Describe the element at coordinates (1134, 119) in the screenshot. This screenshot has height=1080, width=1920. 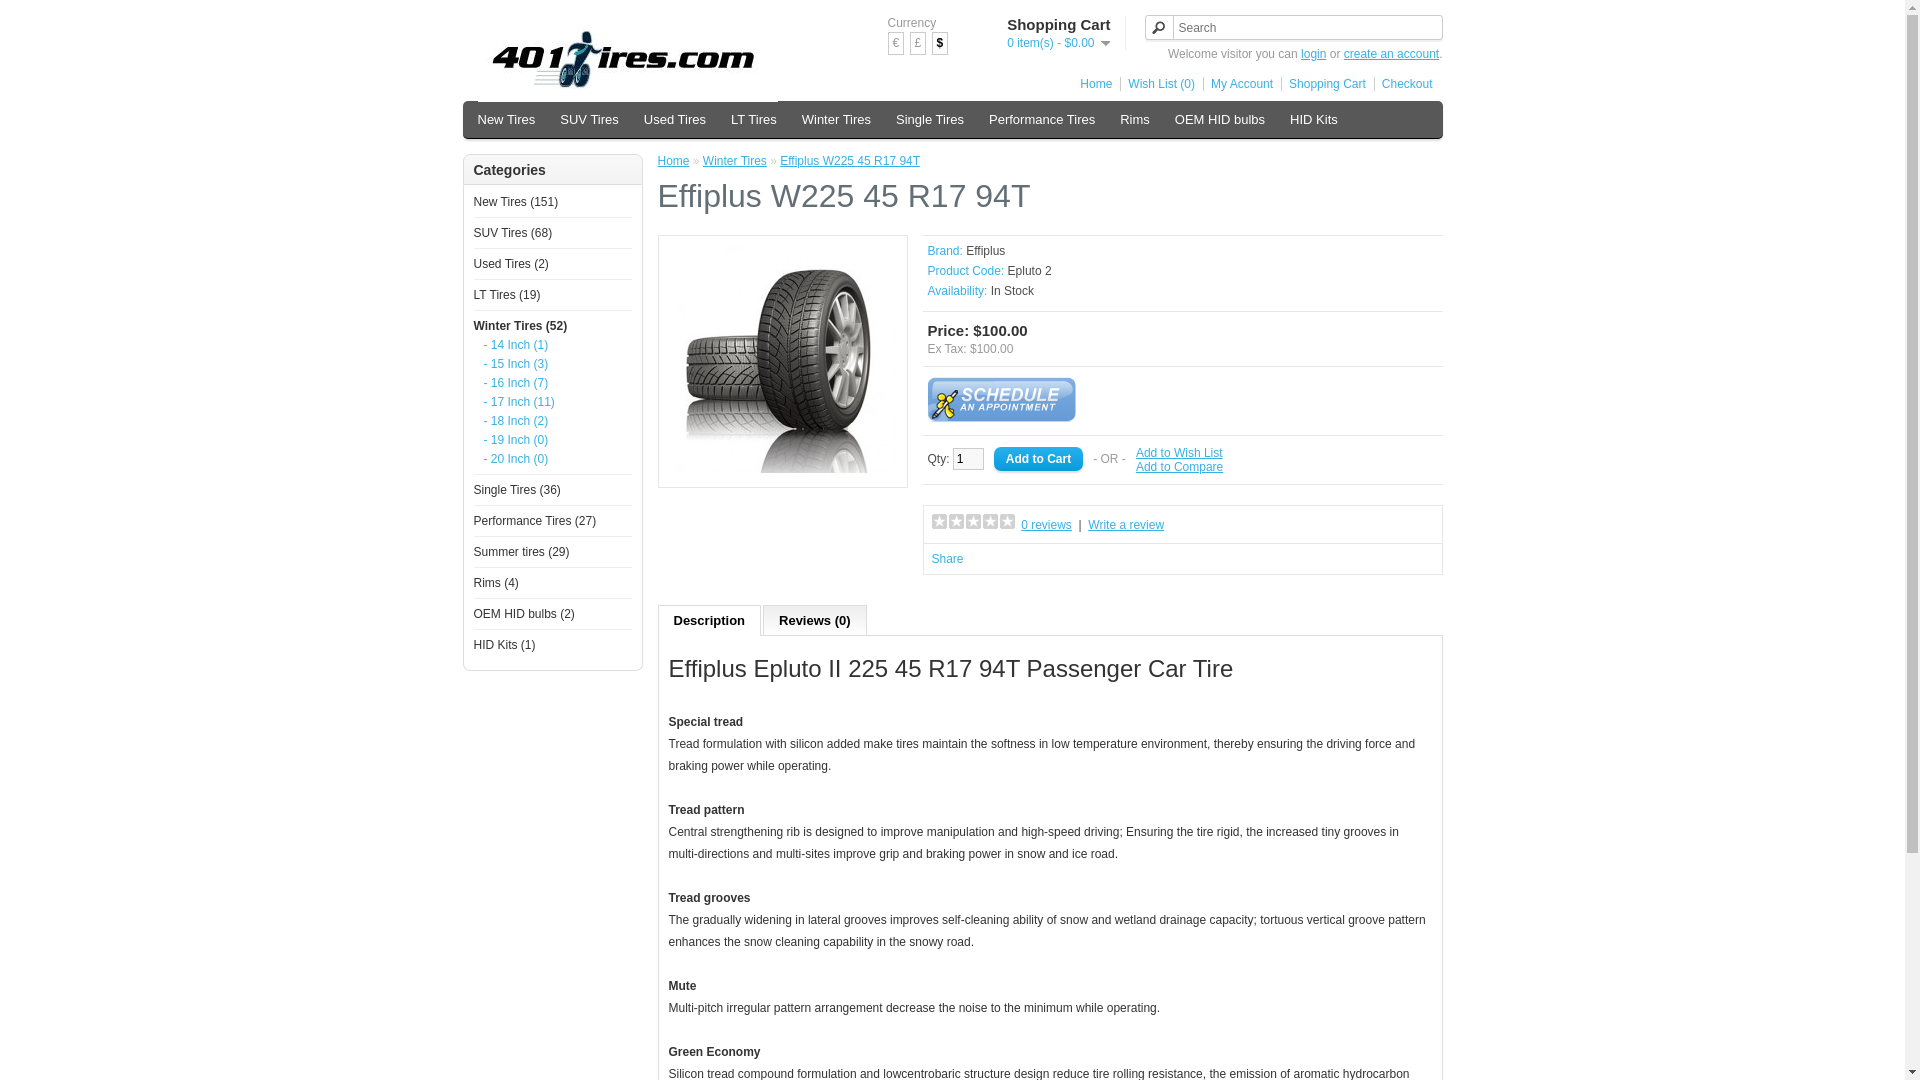
I see `'Rims'` at that location.